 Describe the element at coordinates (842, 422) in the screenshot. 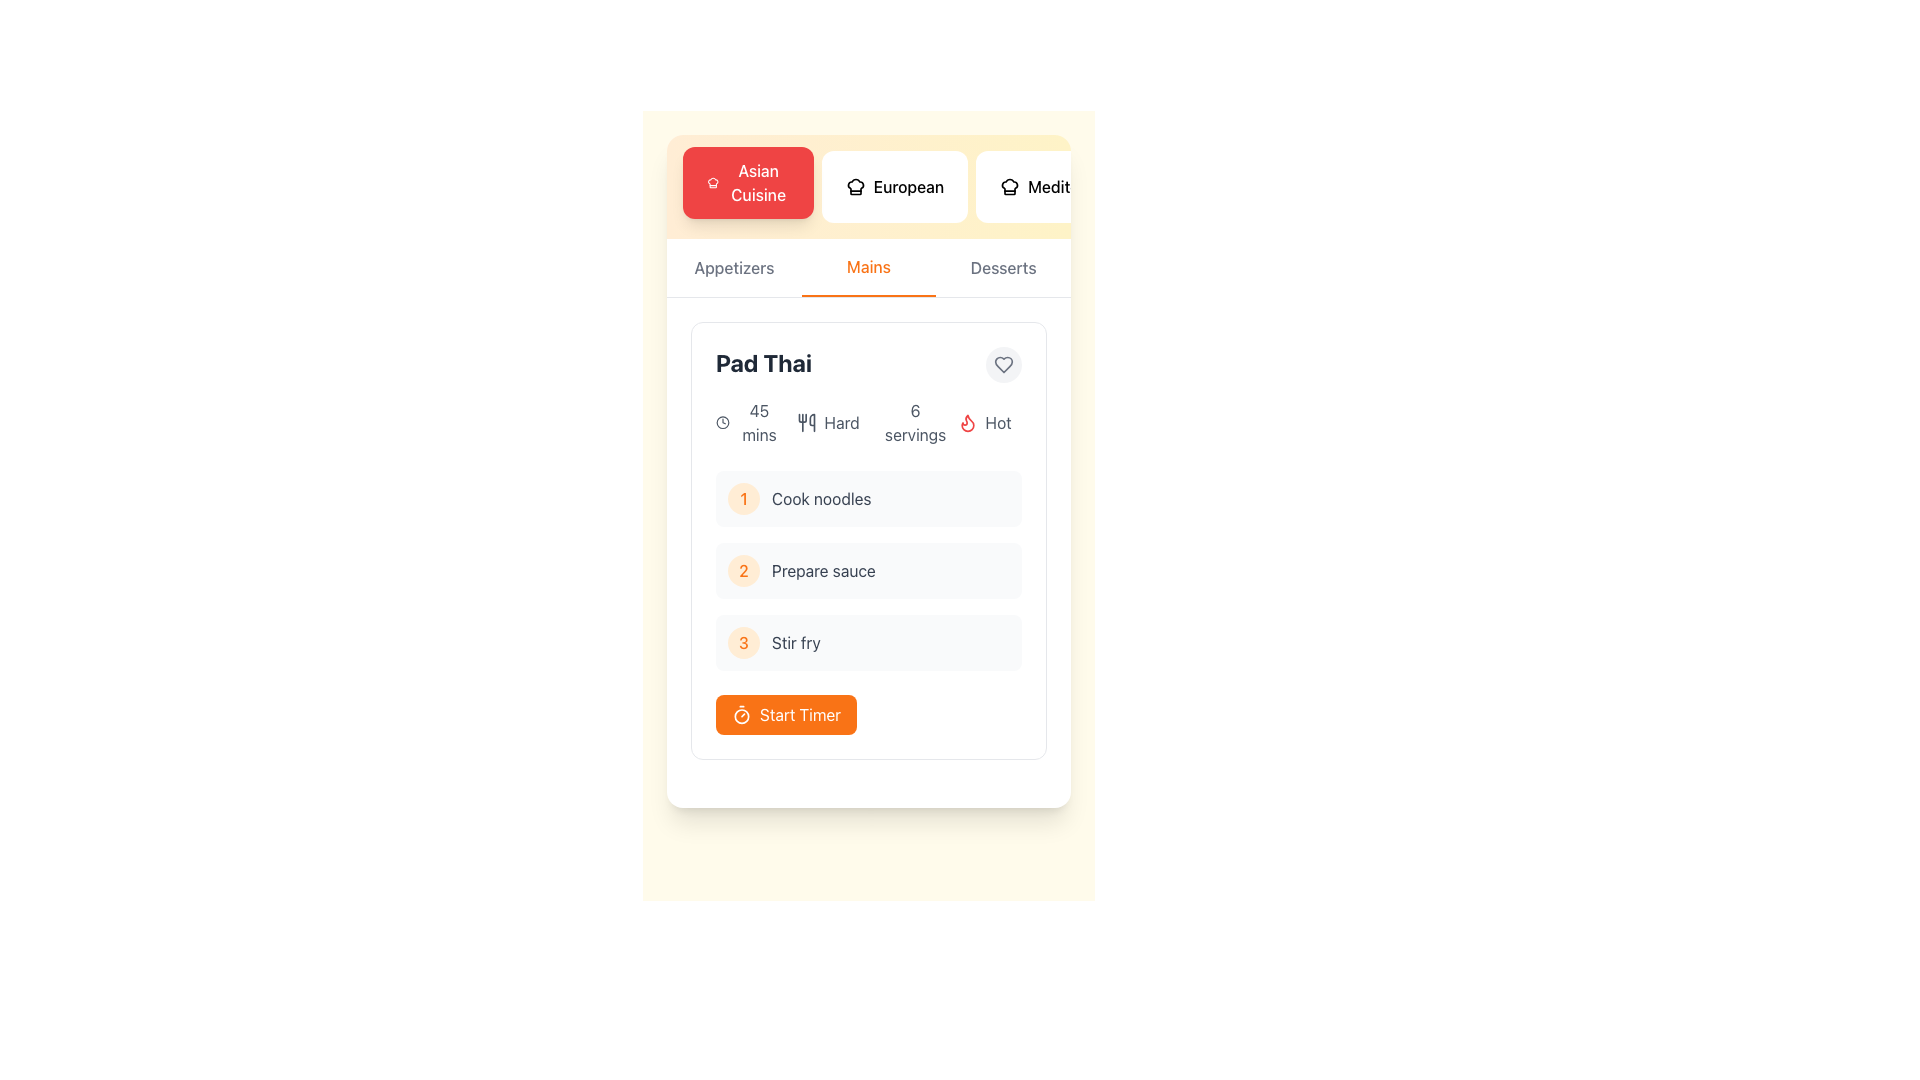

I see `the difficulty level text label, which is the third element in a horizontal stack of elements providing detailed information about the selected recipe` at that location.